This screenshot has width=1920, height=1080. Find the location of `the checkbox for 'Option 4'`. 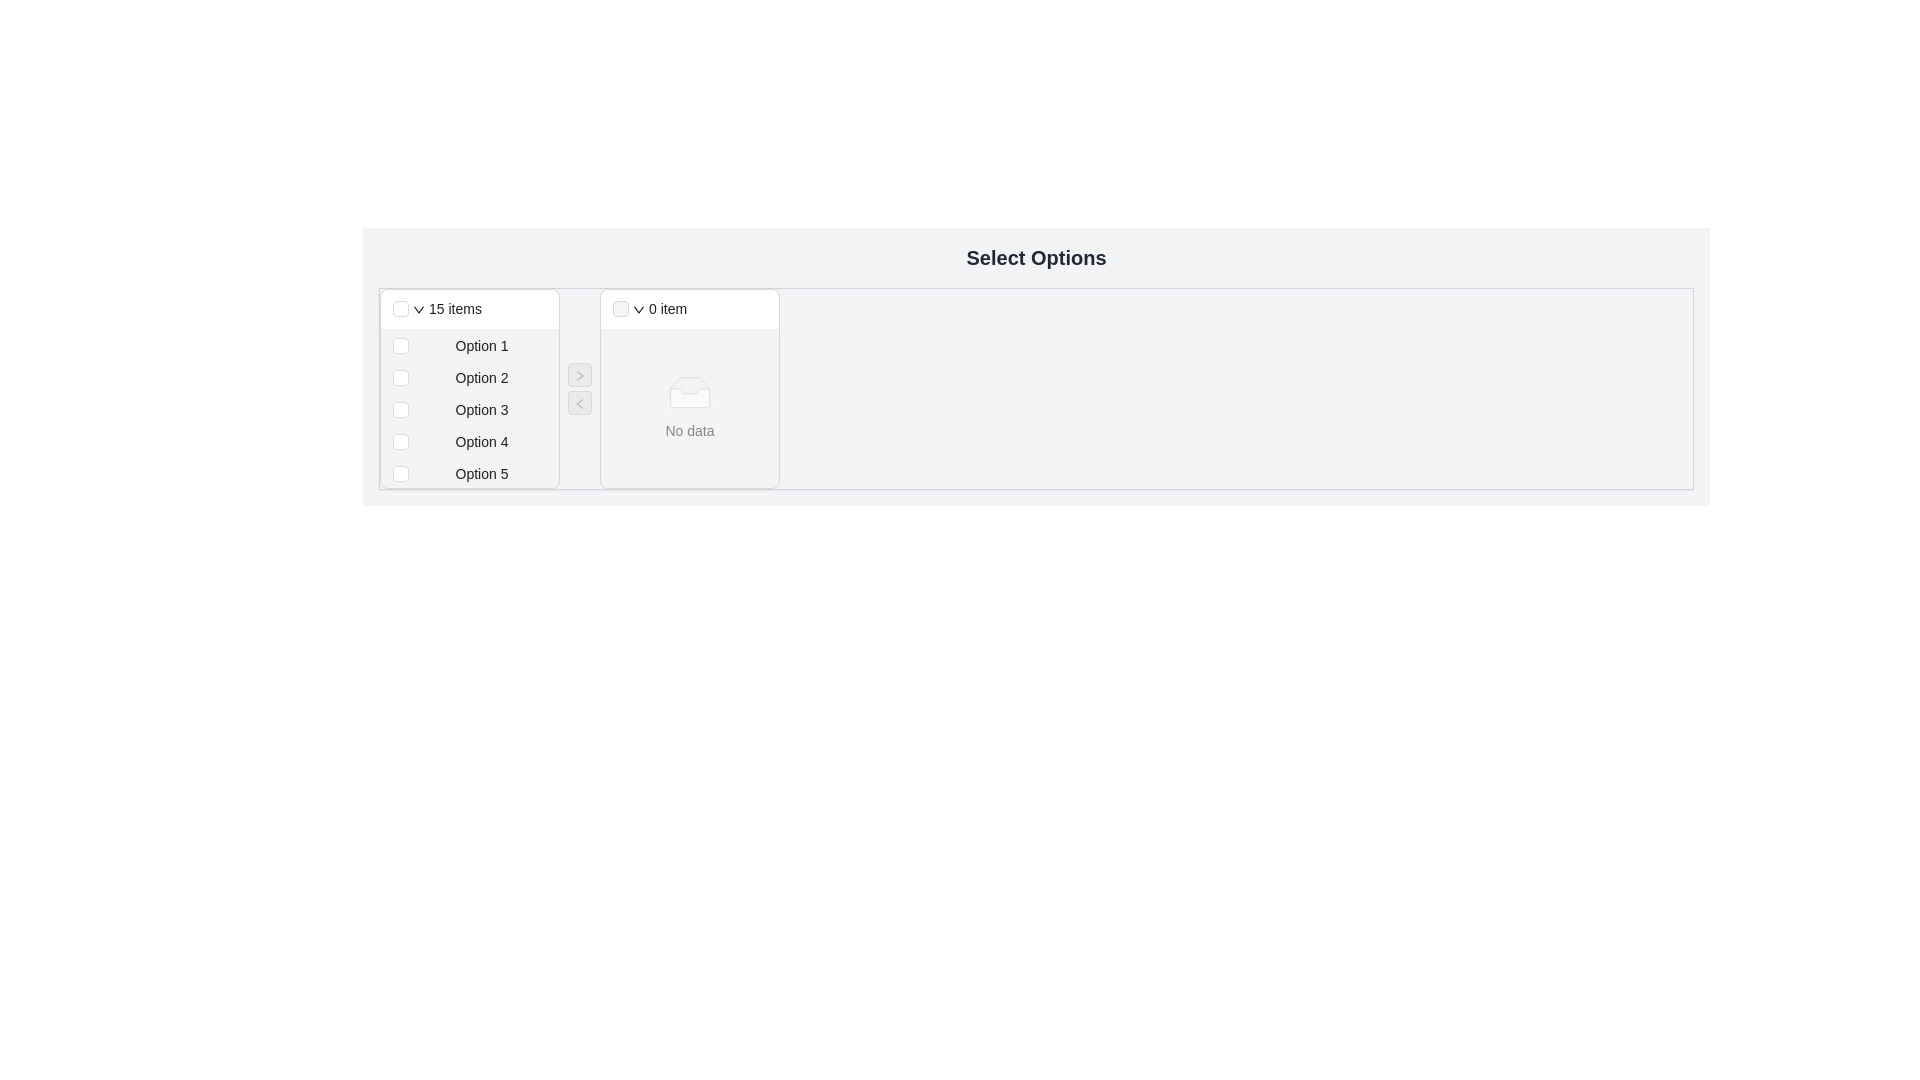

the checkbox for 'Option 4' is located at coordinates (469, 441).